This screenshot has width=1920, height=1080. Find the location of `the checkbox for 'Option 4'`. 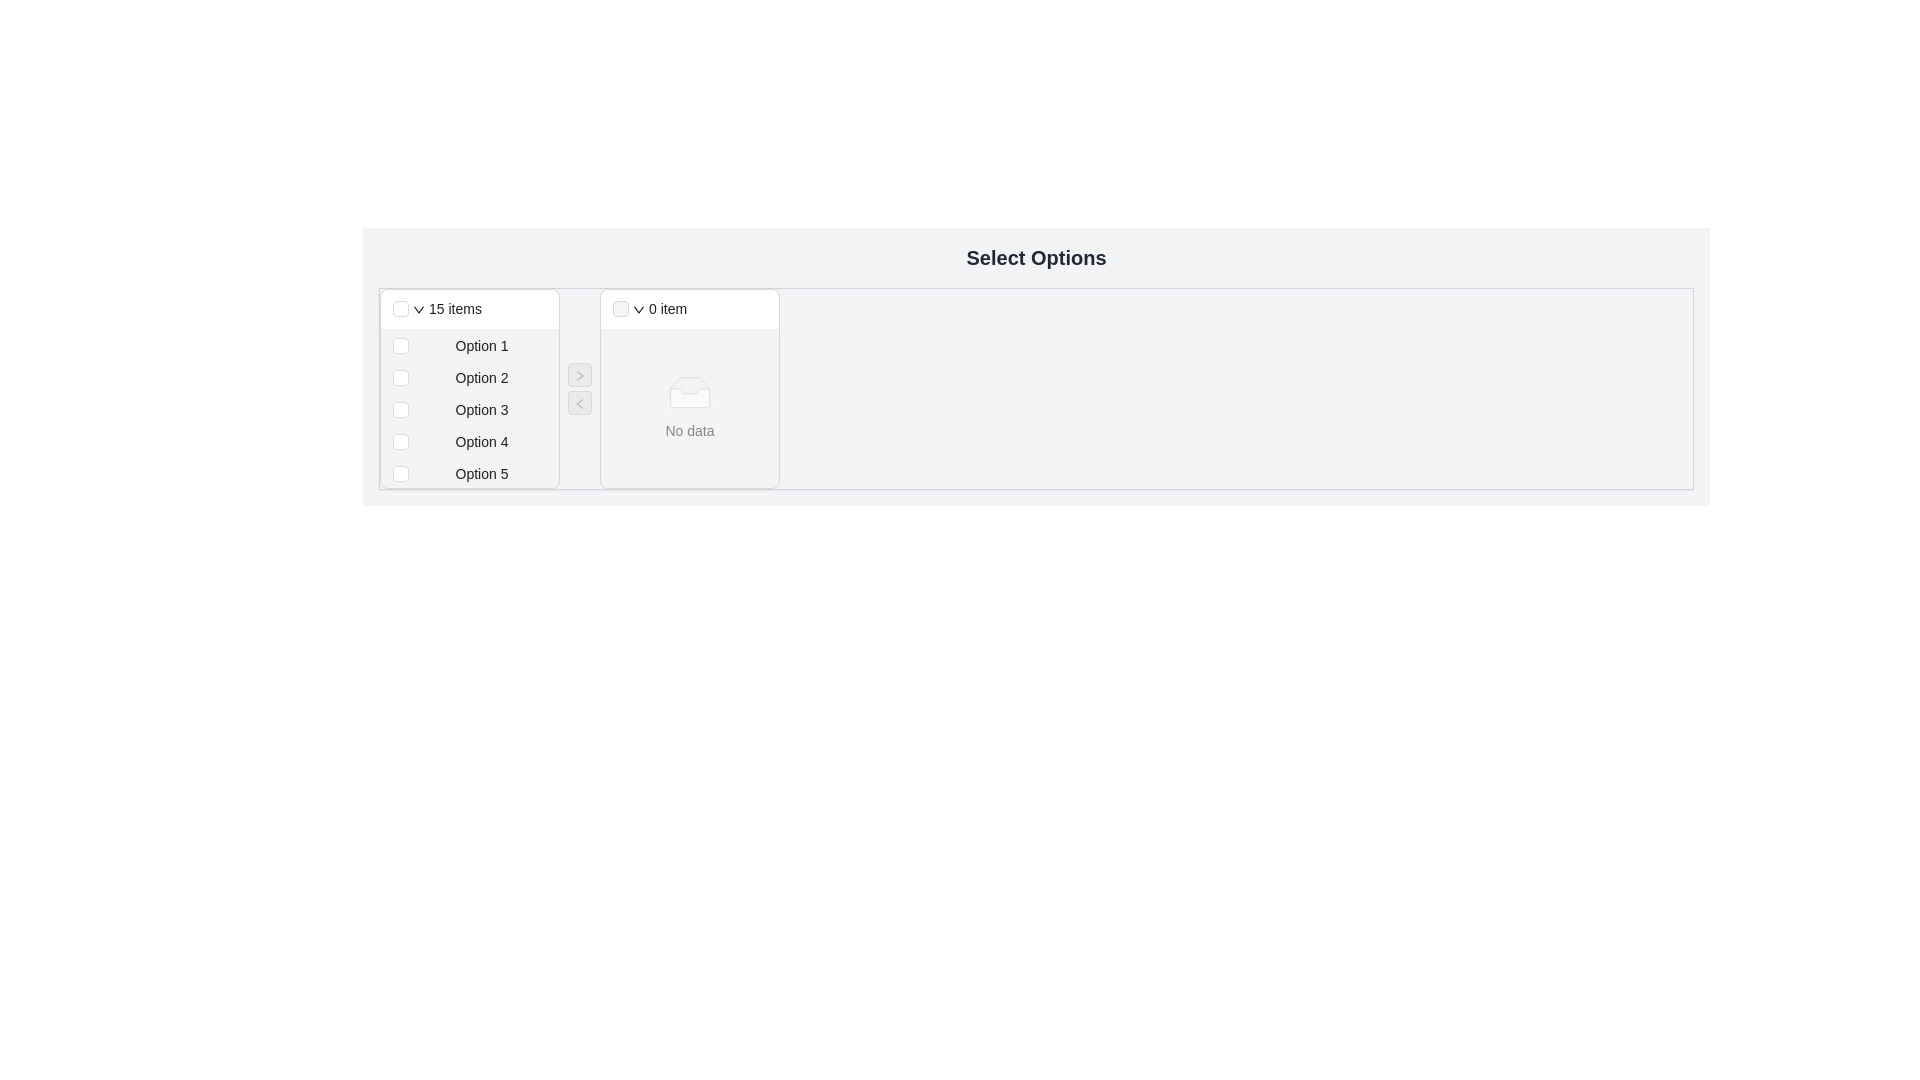

the checkbox for 'Option 4' is located at coordinates (469, 441).